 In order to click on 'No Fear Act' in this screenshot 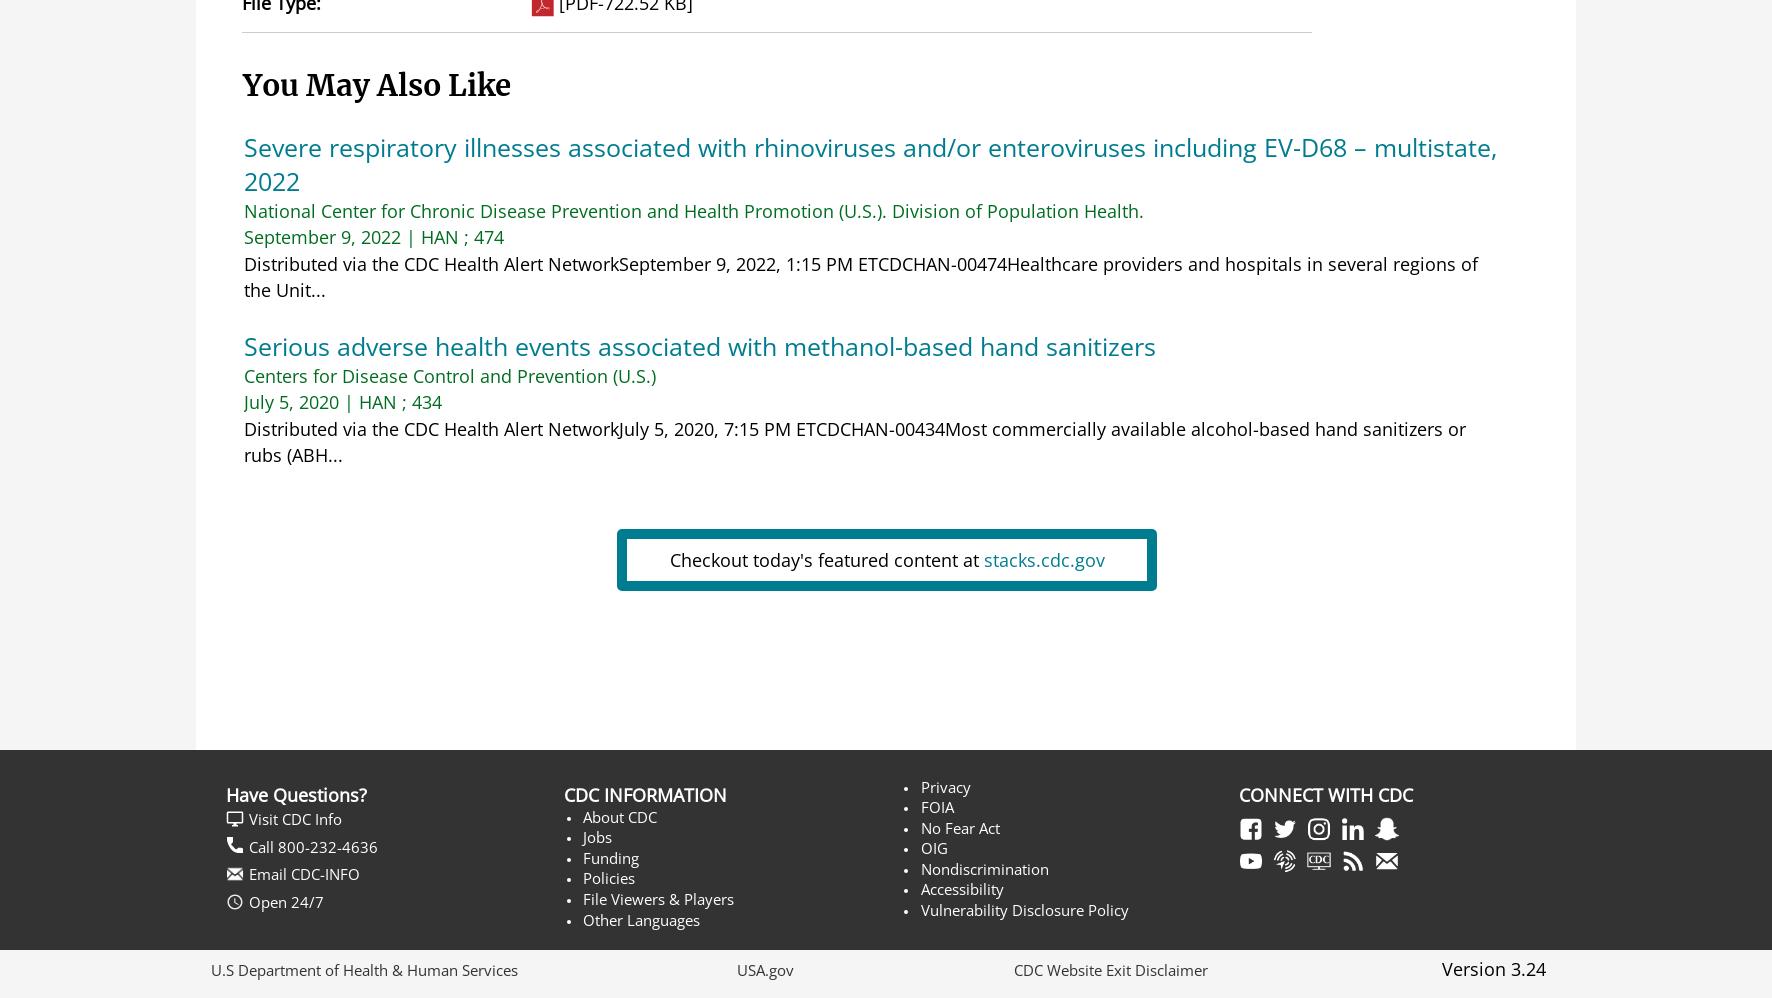, I will do `click(958, 827)`.